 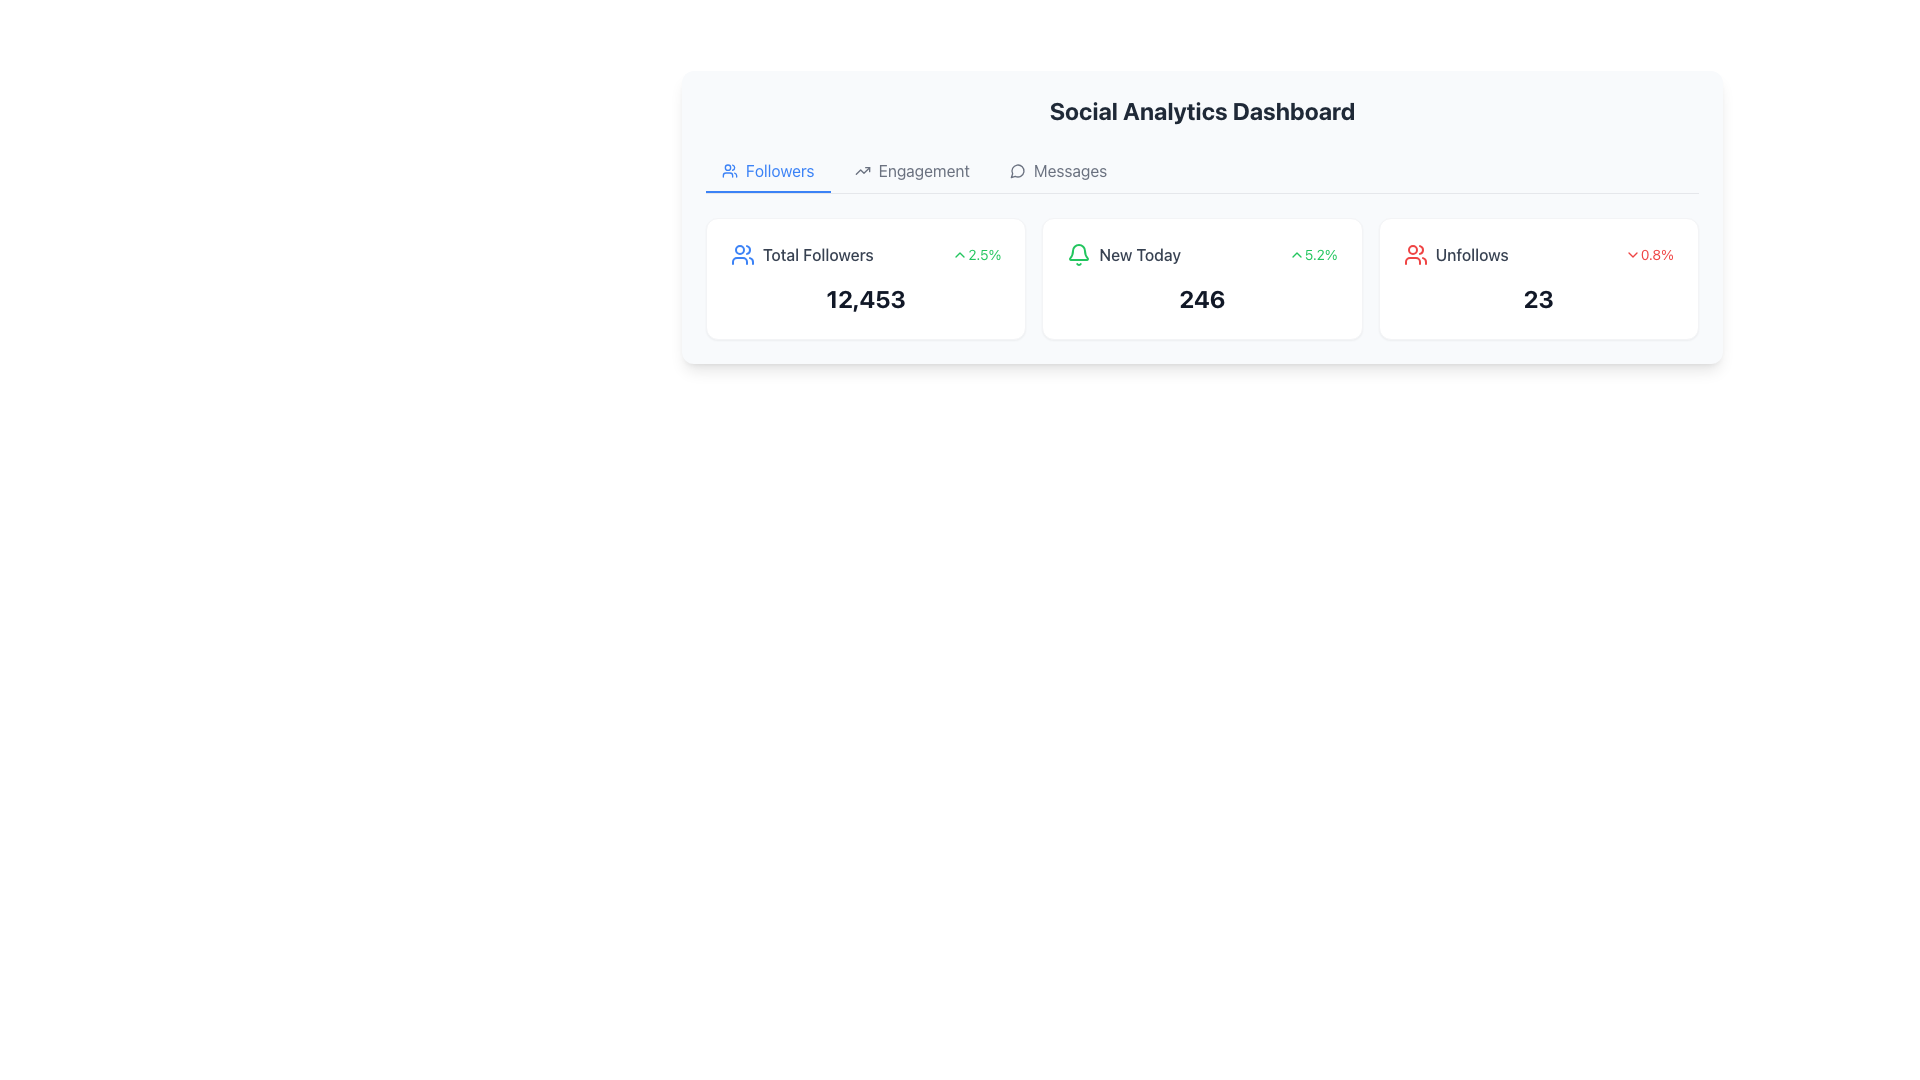 What do you see at coordinates (742, 253) in the screenshot?
I see `the 'Total Followers' icon located to the left of the text 'Total Followers' in the first card on the dashboard` at bounding box center [742, 253].